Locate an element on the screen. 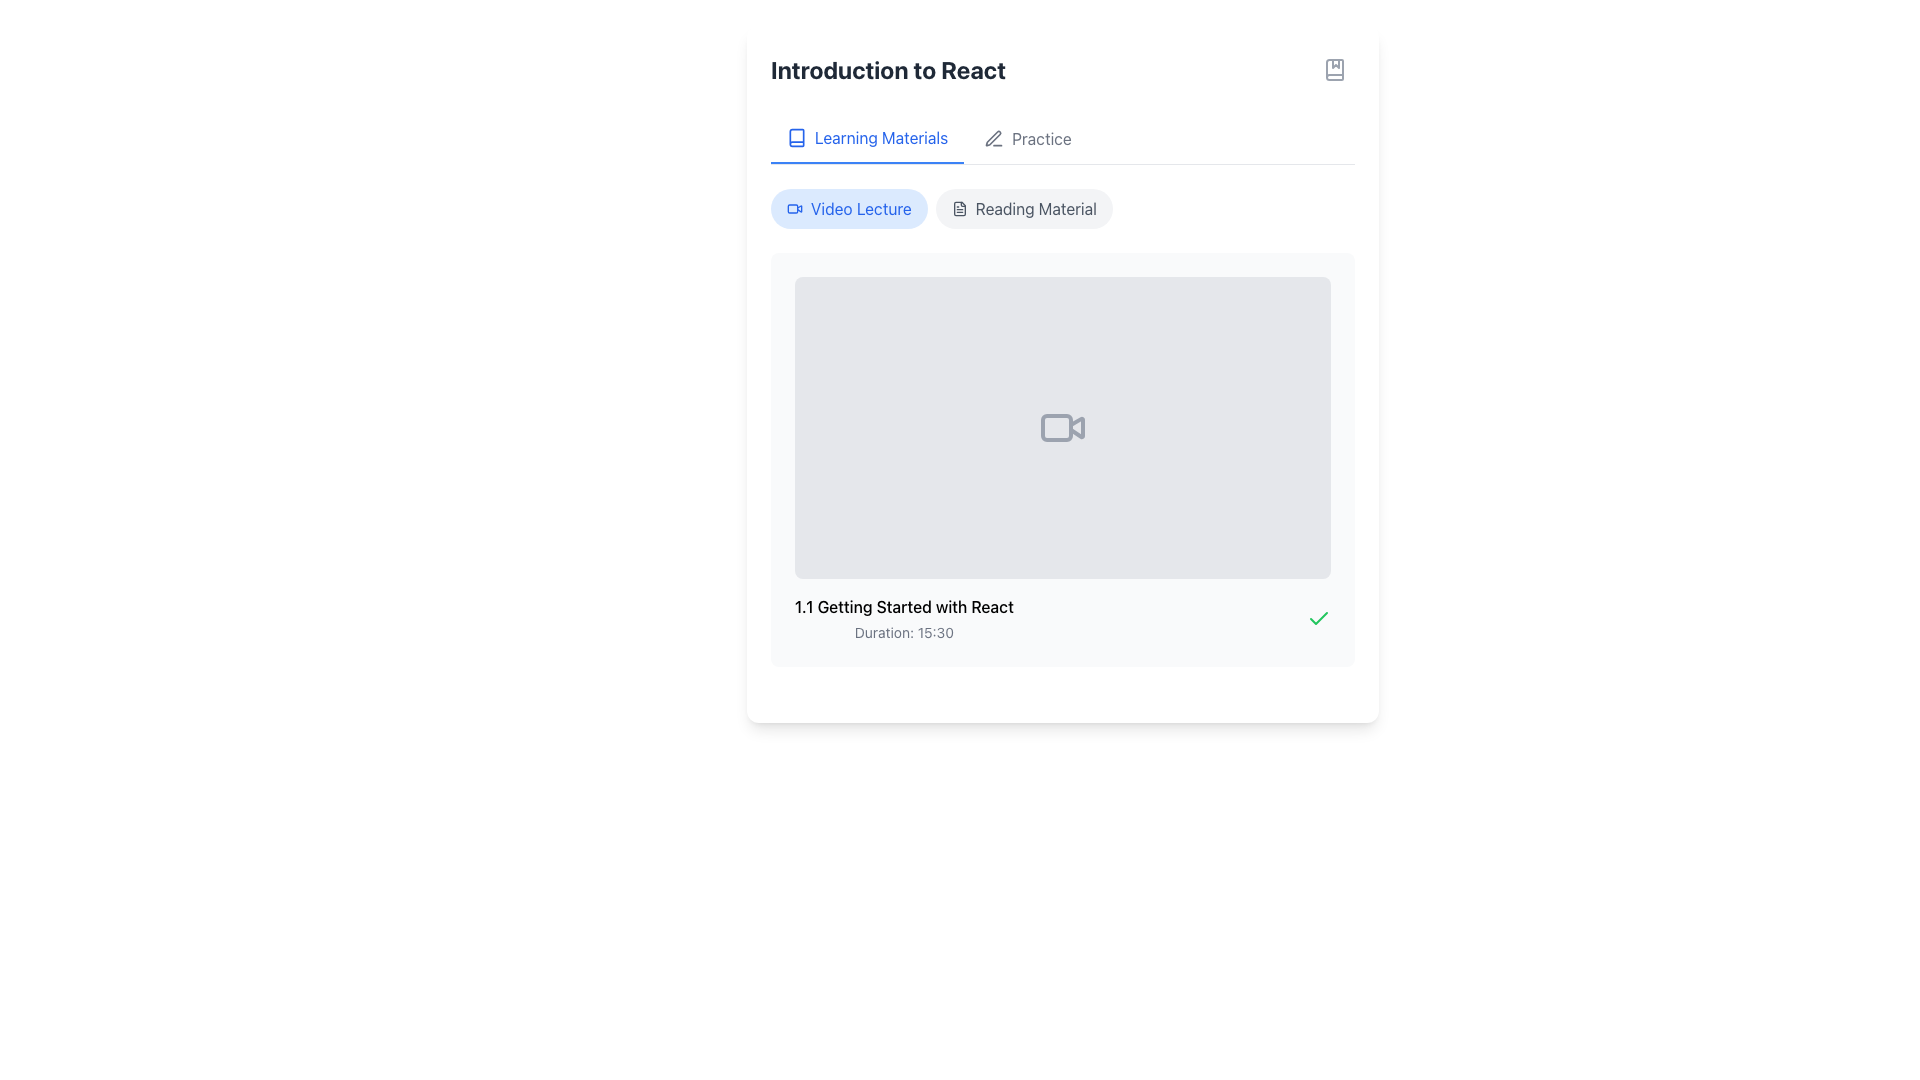  the 'Practice' button, which is a gray segment of a horizontal bar located below the main heading, following the 'Learning Materials' button is located at coordinates (1061, 138).